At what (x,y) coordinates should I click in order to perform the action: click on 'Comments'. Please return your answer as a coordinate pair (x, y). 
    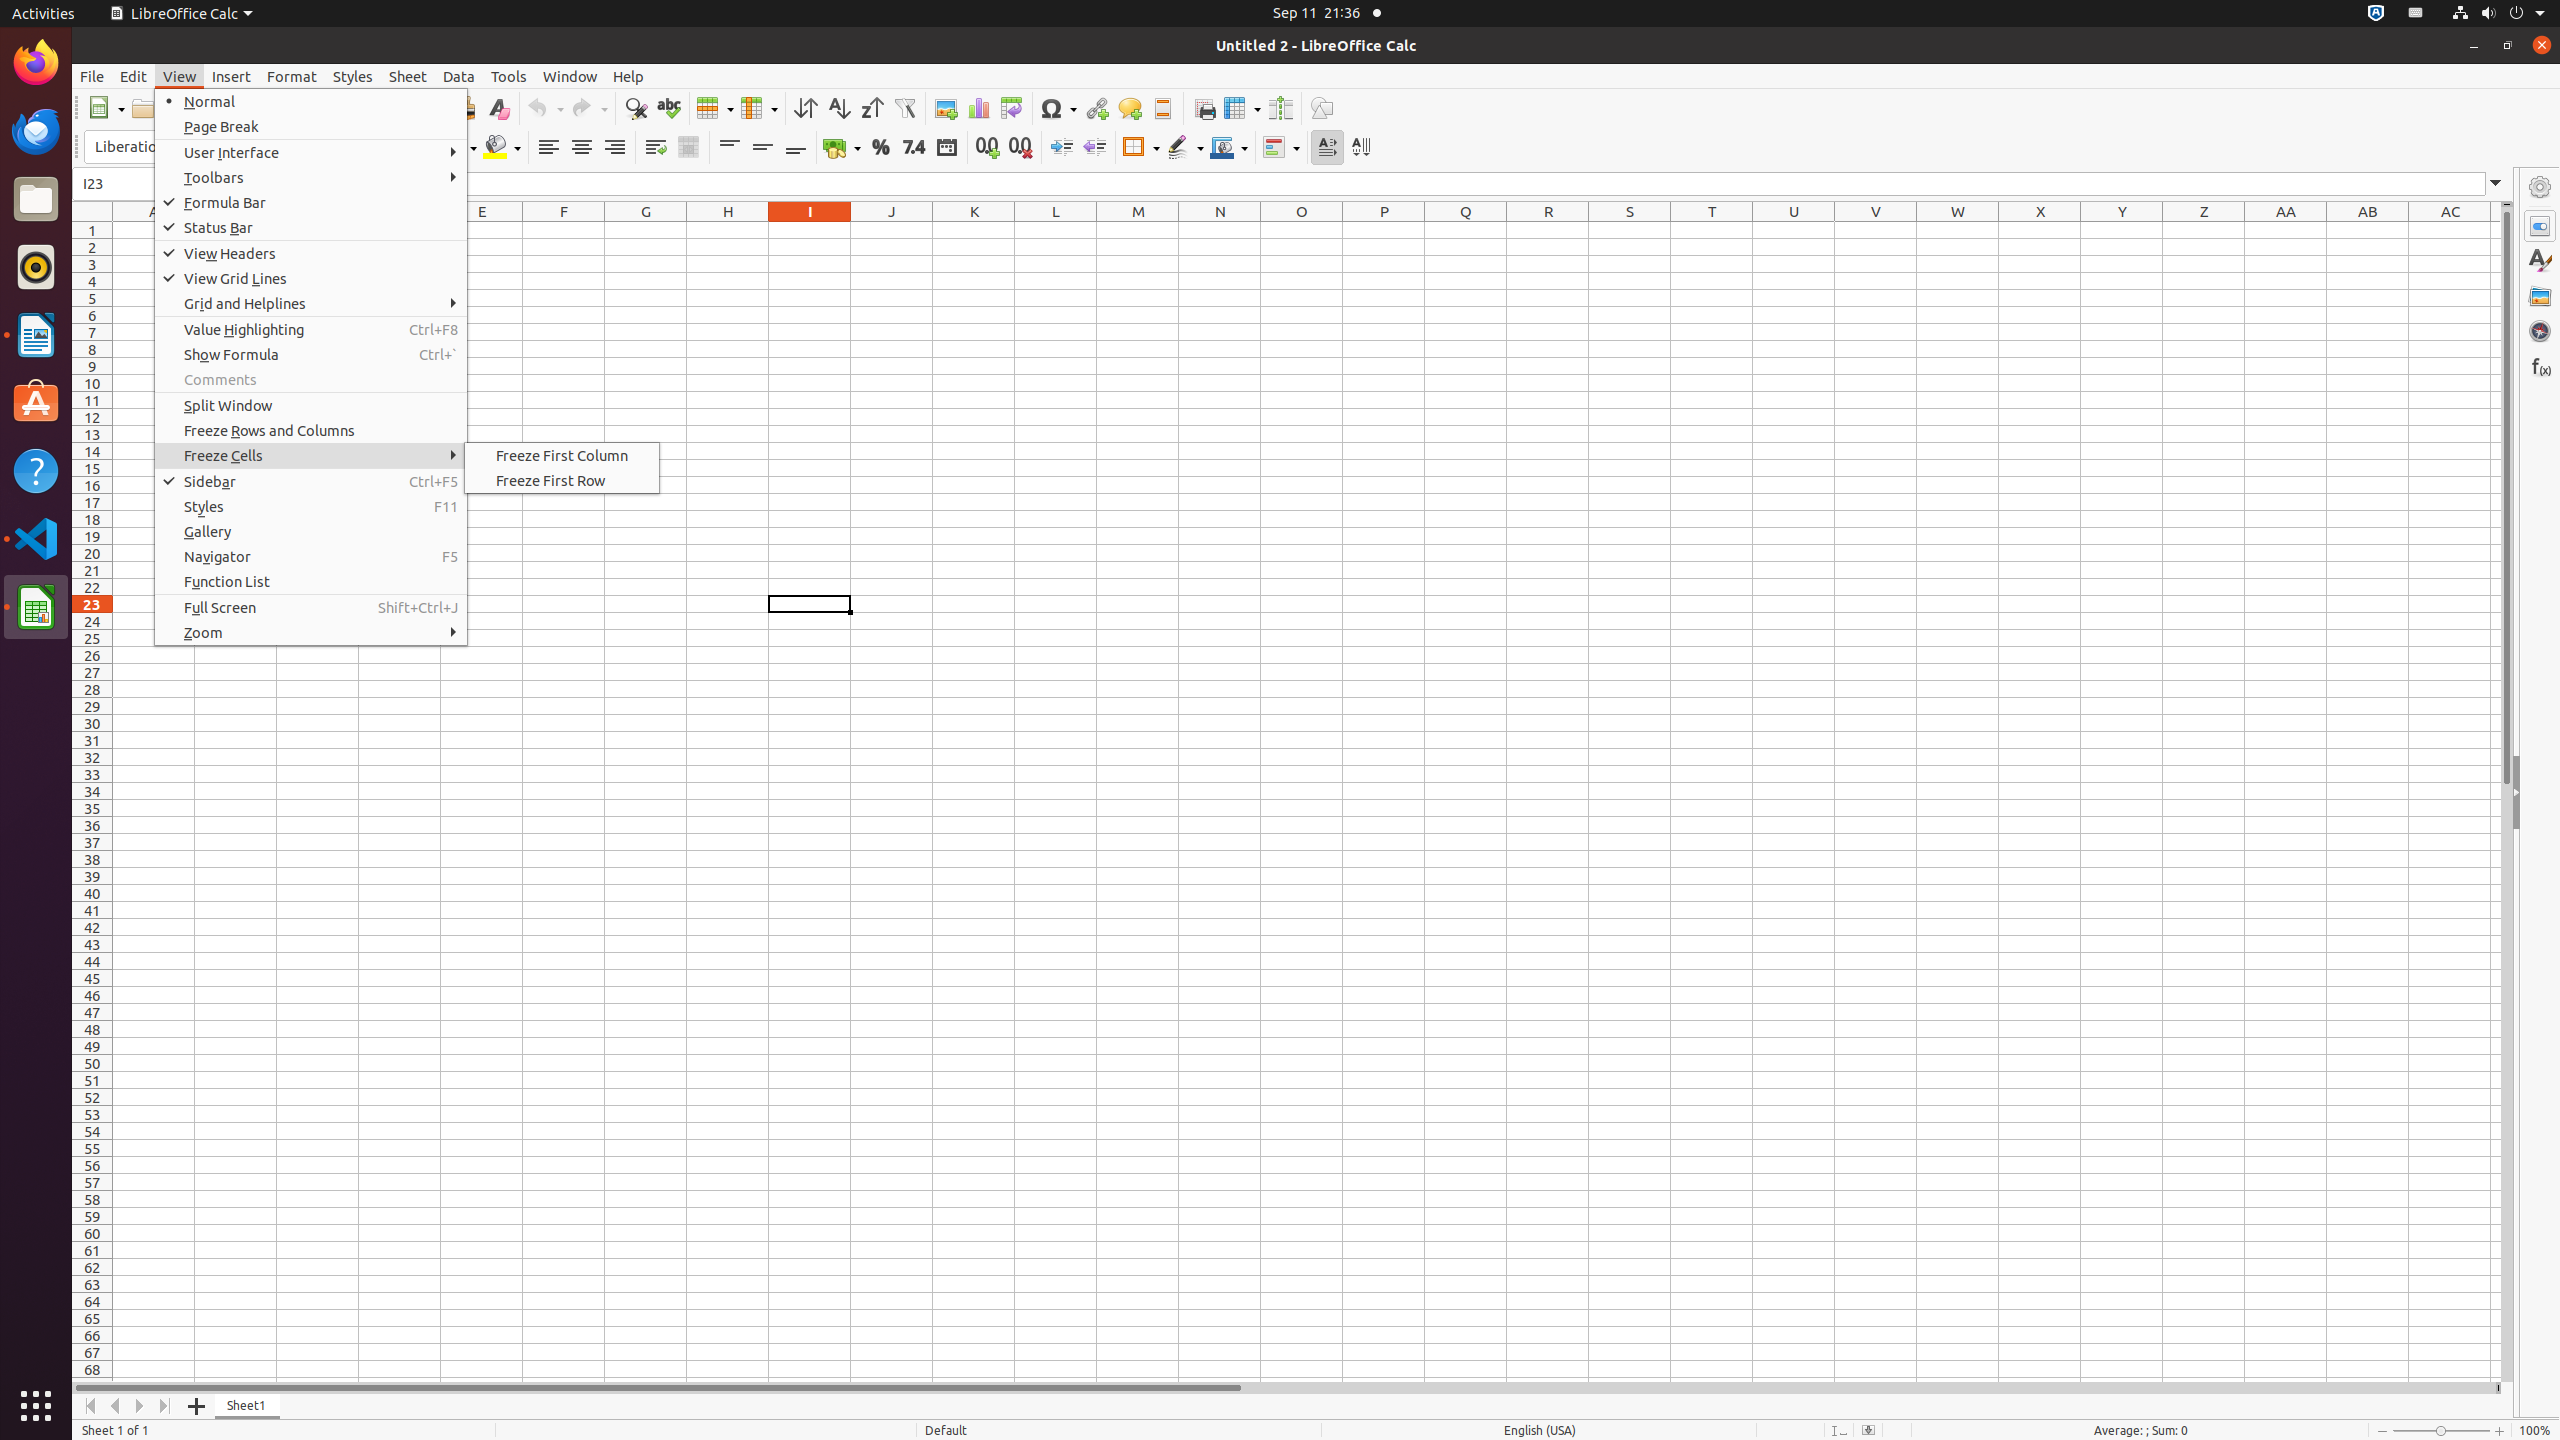
    Looking at the image, I should click on (310, 379).